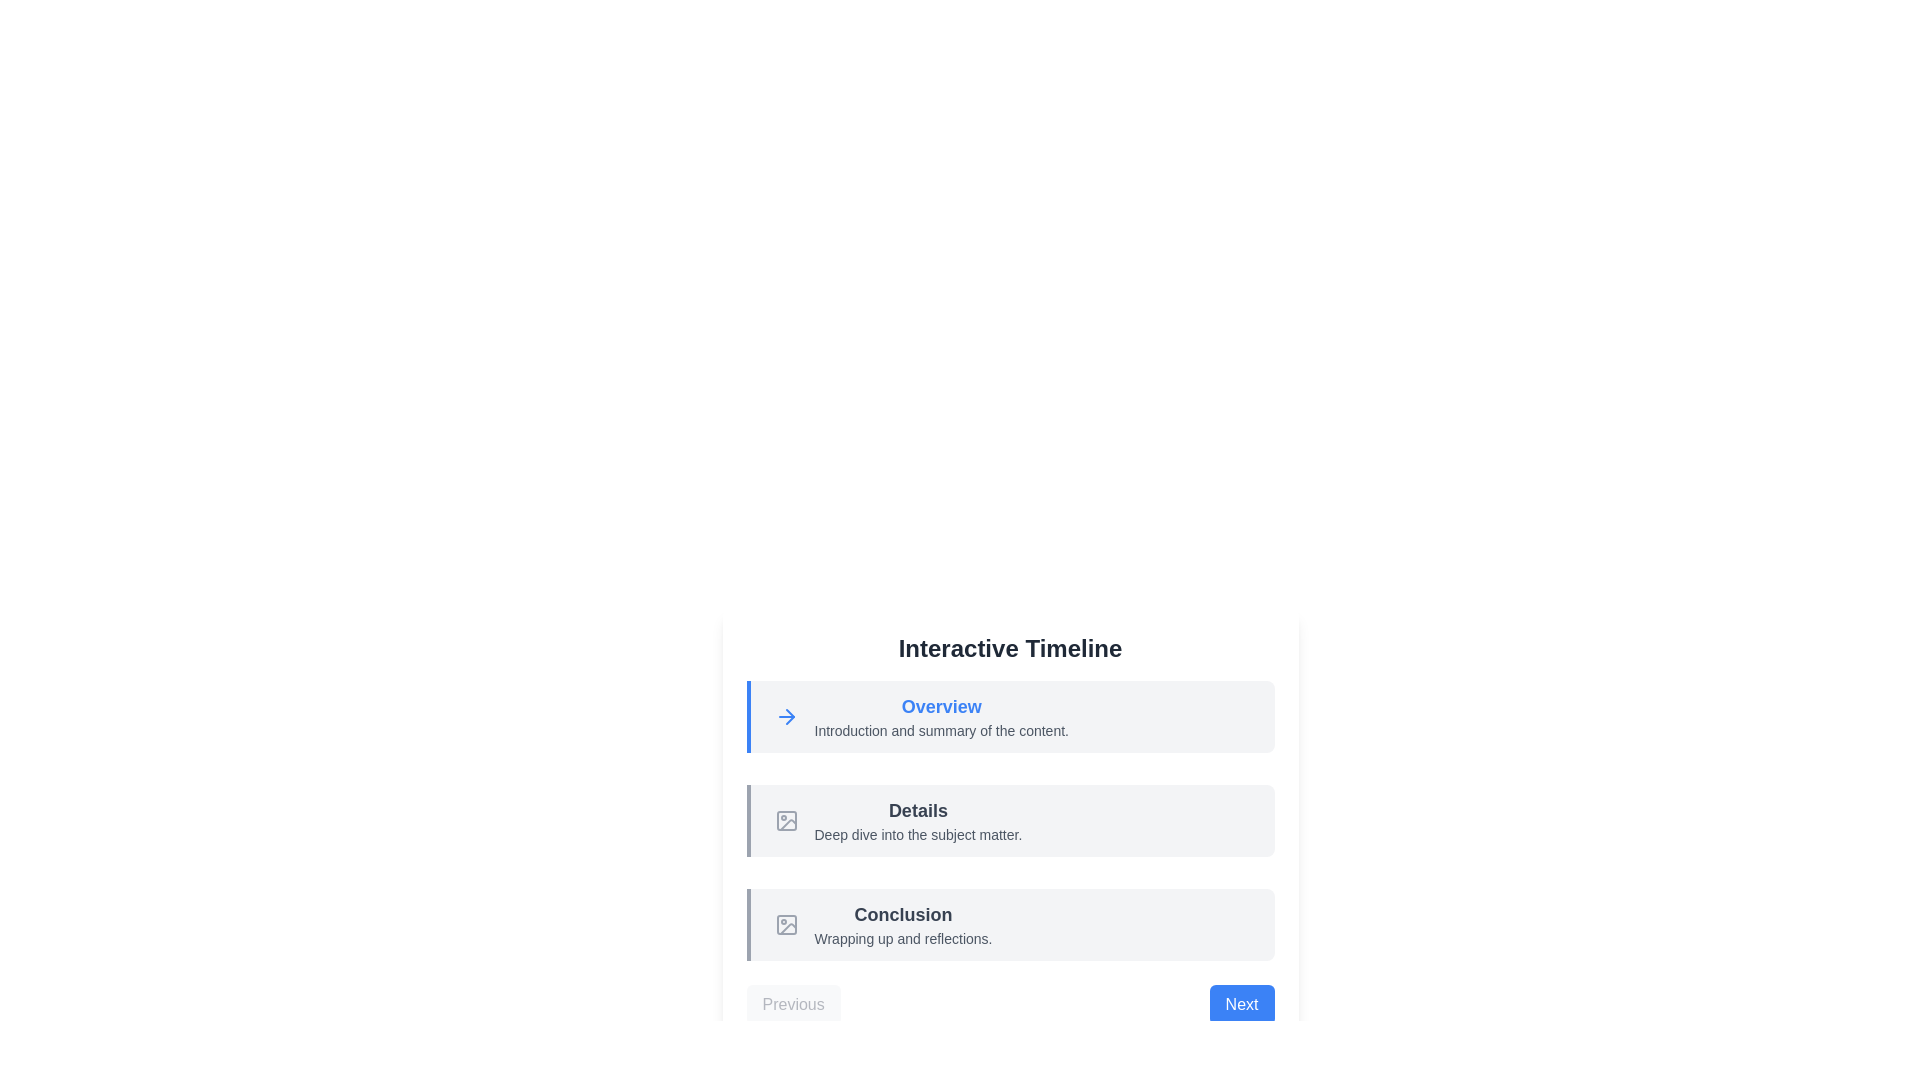 The height and width of the screenshot is (1080, 1920). Describe the element at coordinates (1010, 716) in the screenshot. I see `the timeline section labeled Overview to view its details` at that location.